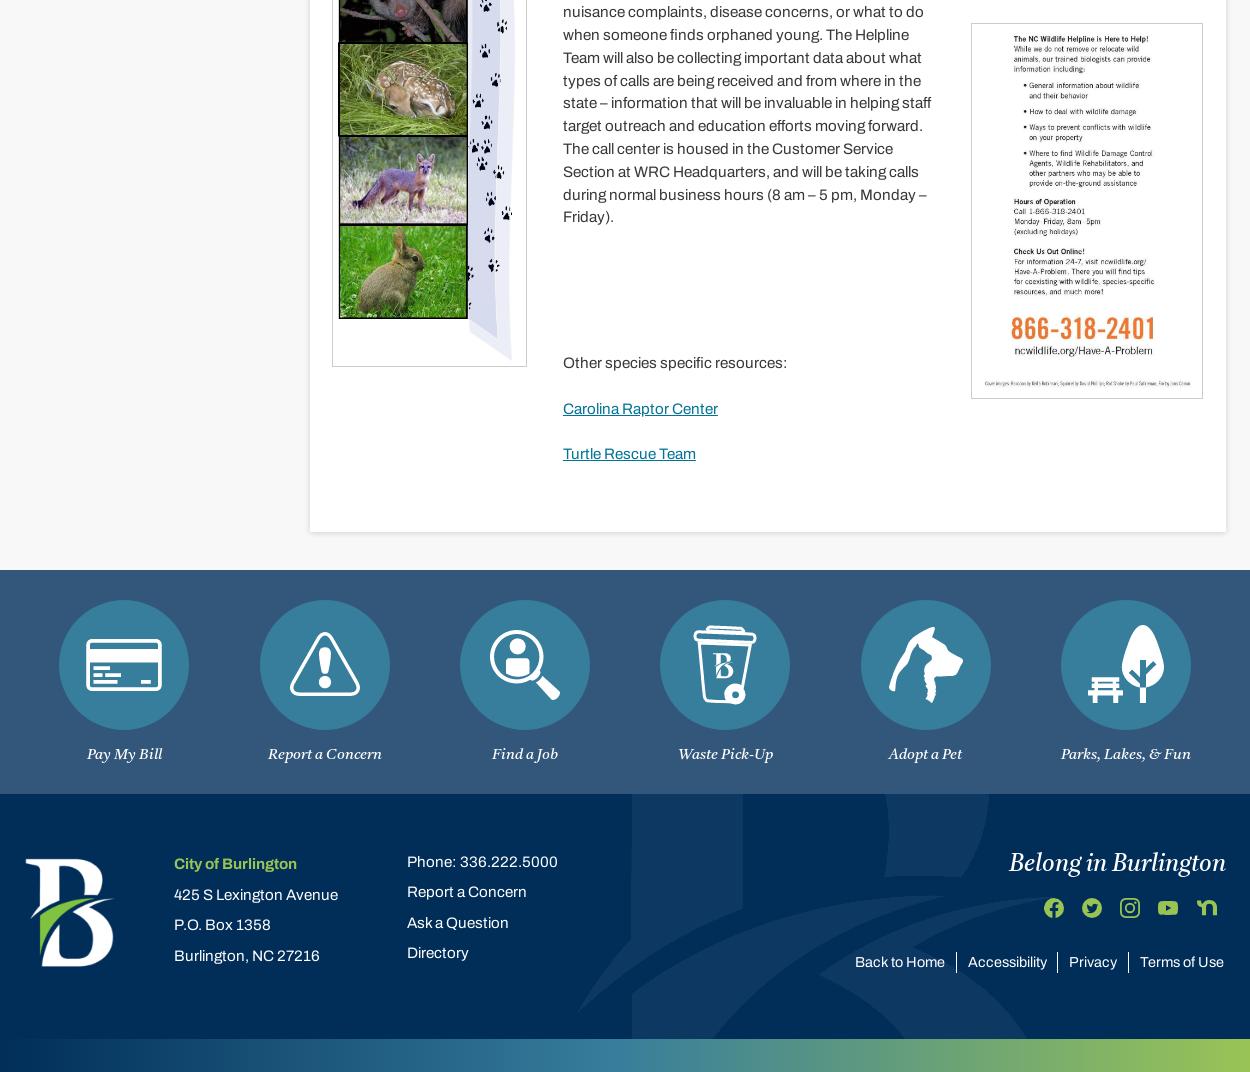 This screenshot has width=1250, height=1072. I want to click on 'Turtle Rescue Team', so click(562, 452).